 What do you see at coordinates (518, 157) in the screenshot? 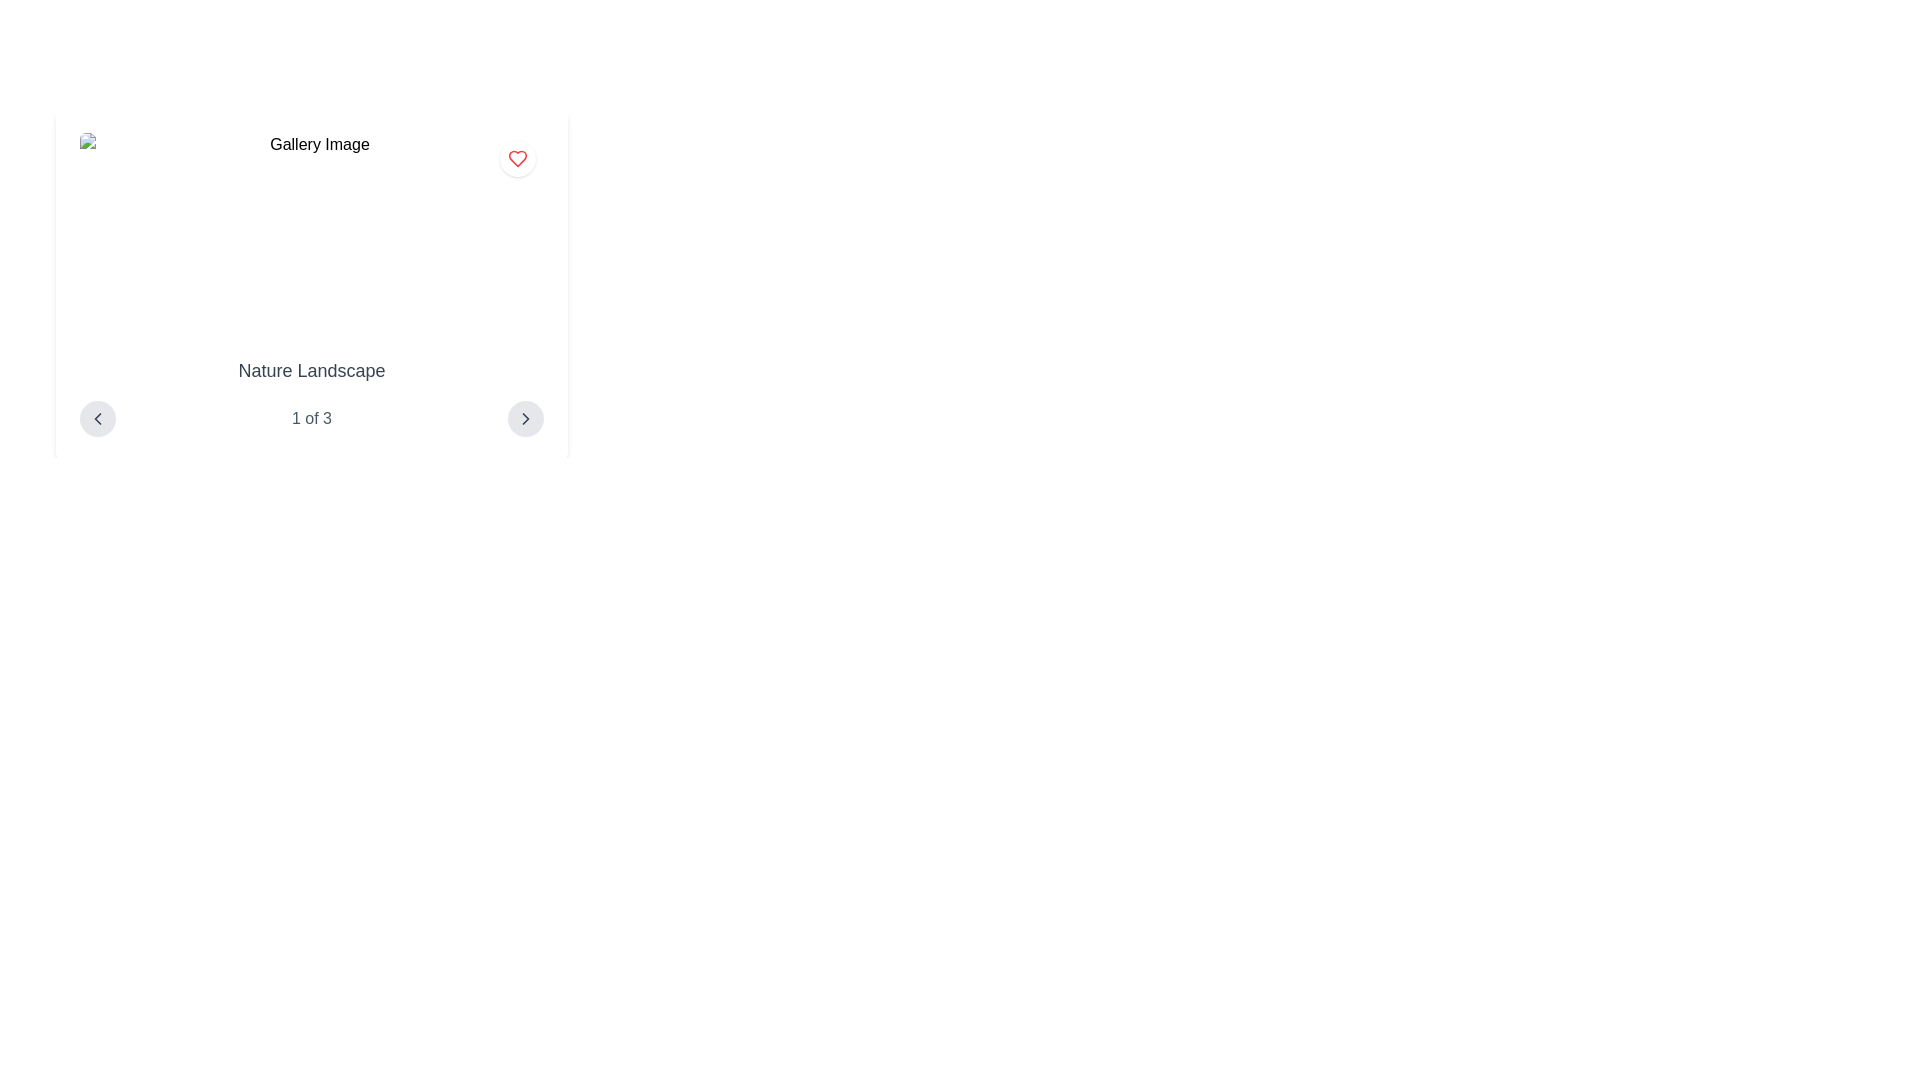
I see `the heart icon button located in the top-right corner of the gallery card to favorite the item` at bounding box center [518, 157].